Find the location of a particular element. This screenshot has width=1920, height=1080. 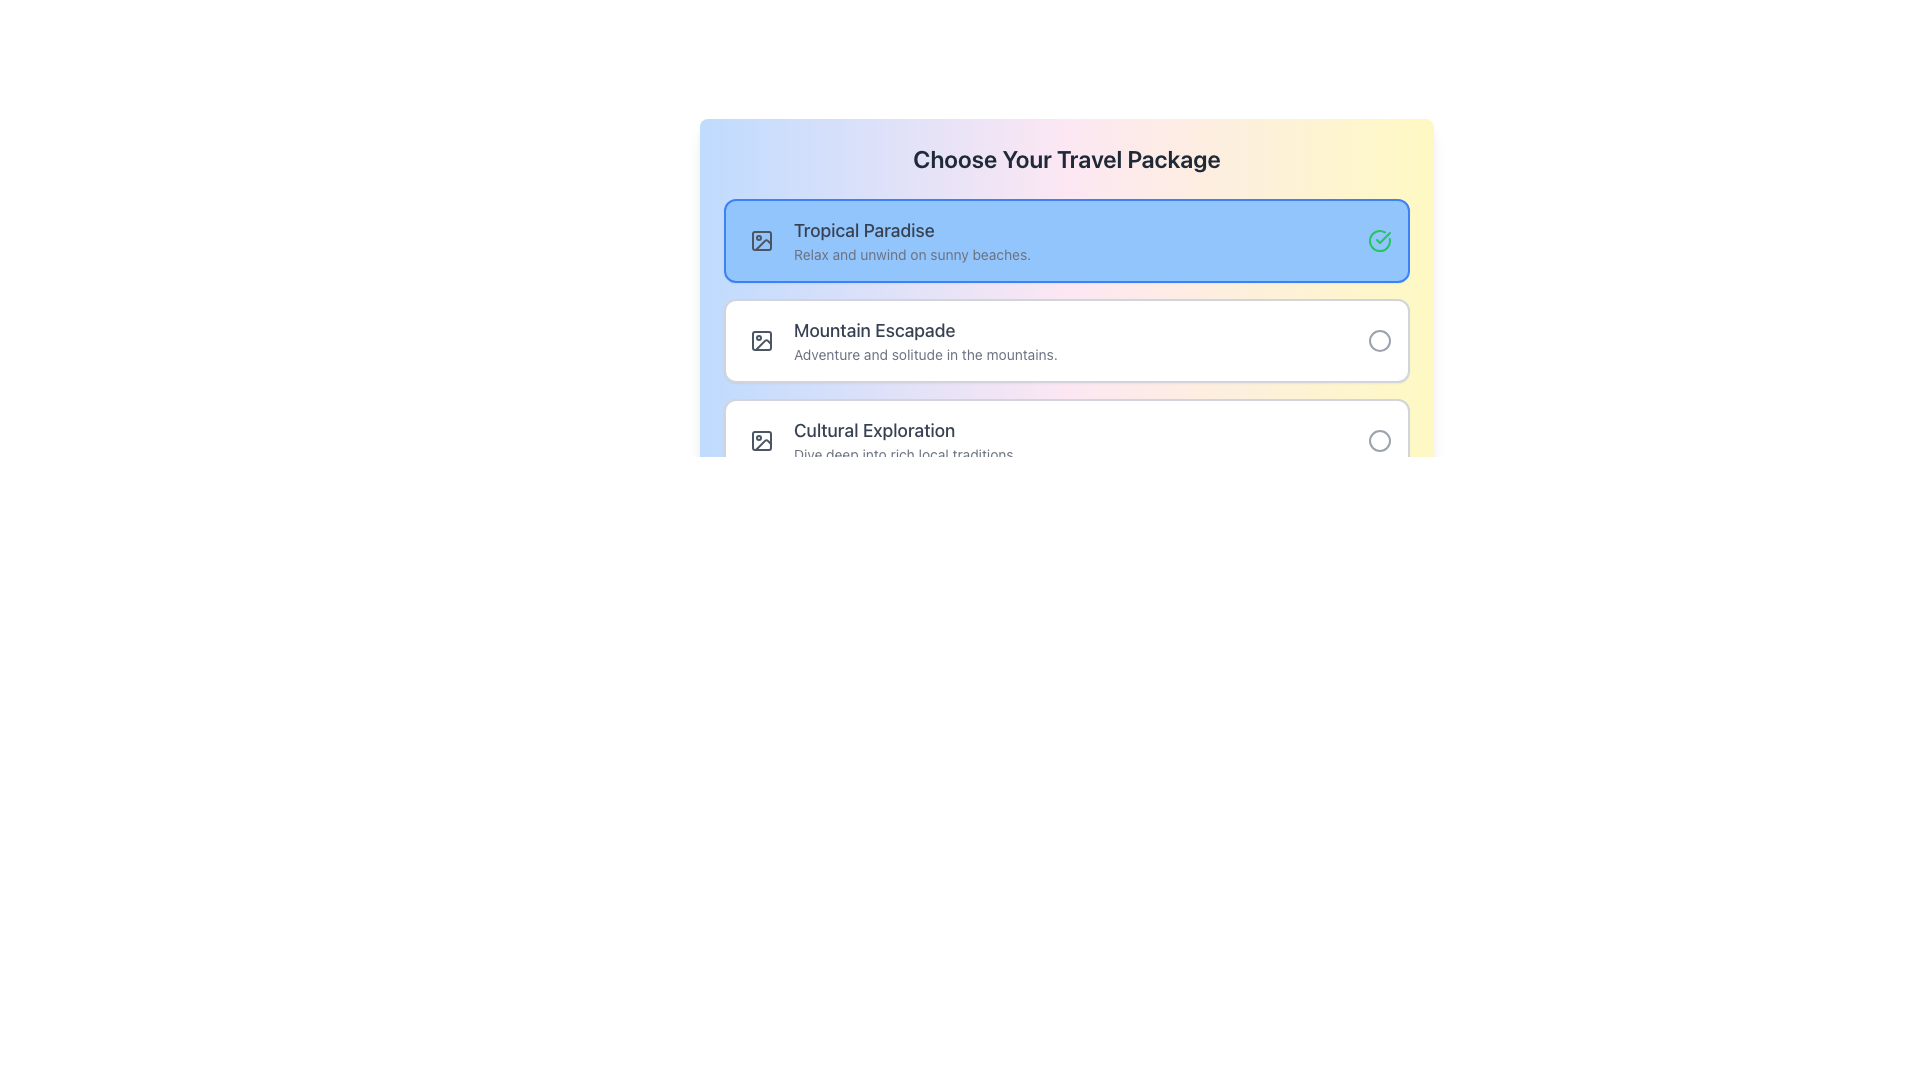

the 'Tropical Paradise' travel package icon, which visually represents a scenic travel destination and is the first icon in the list under the 'Choose Your Travel Package' heading is located at coordinates (761, 239).